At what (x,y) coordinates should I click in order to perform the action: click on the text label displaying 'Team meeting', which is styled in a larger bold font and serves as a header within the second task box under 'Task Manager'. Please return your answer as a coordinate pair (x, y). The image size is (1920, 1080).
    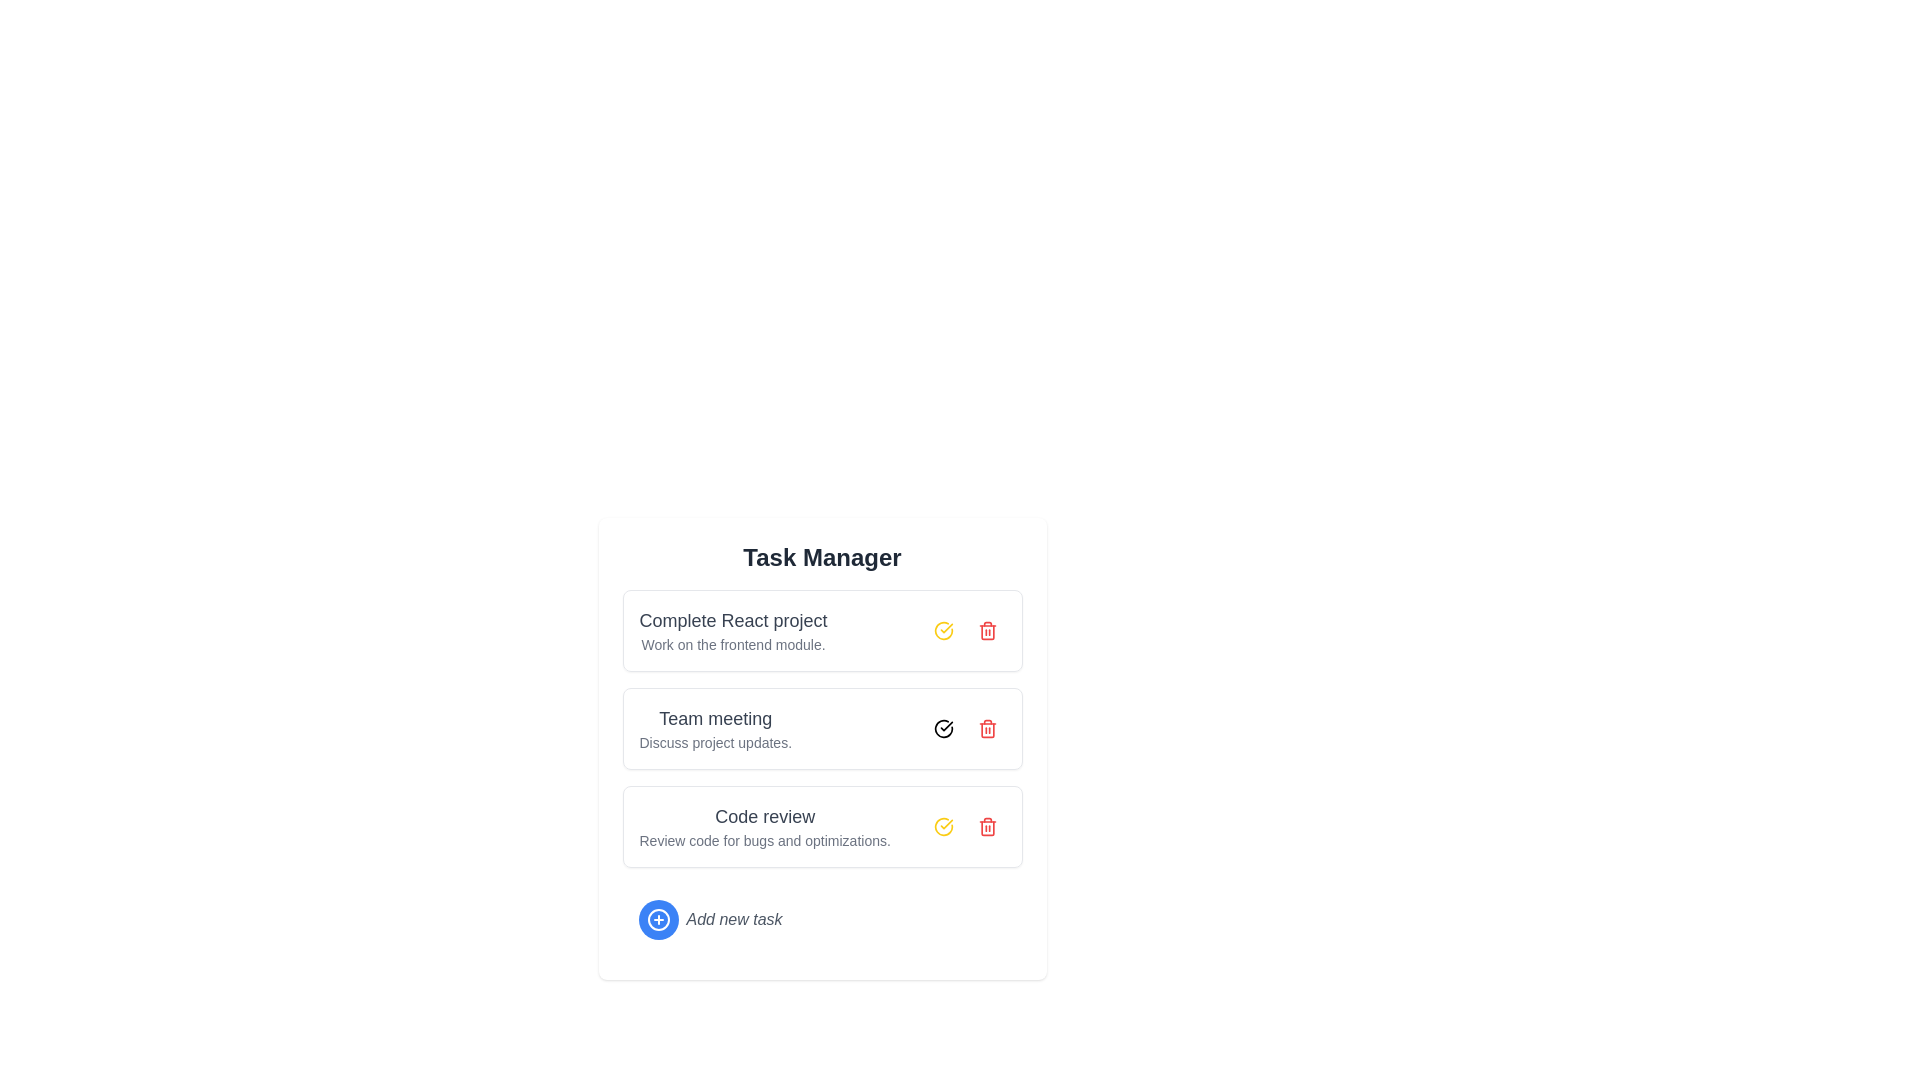
    Looking at the image, I should click on (715, 717).